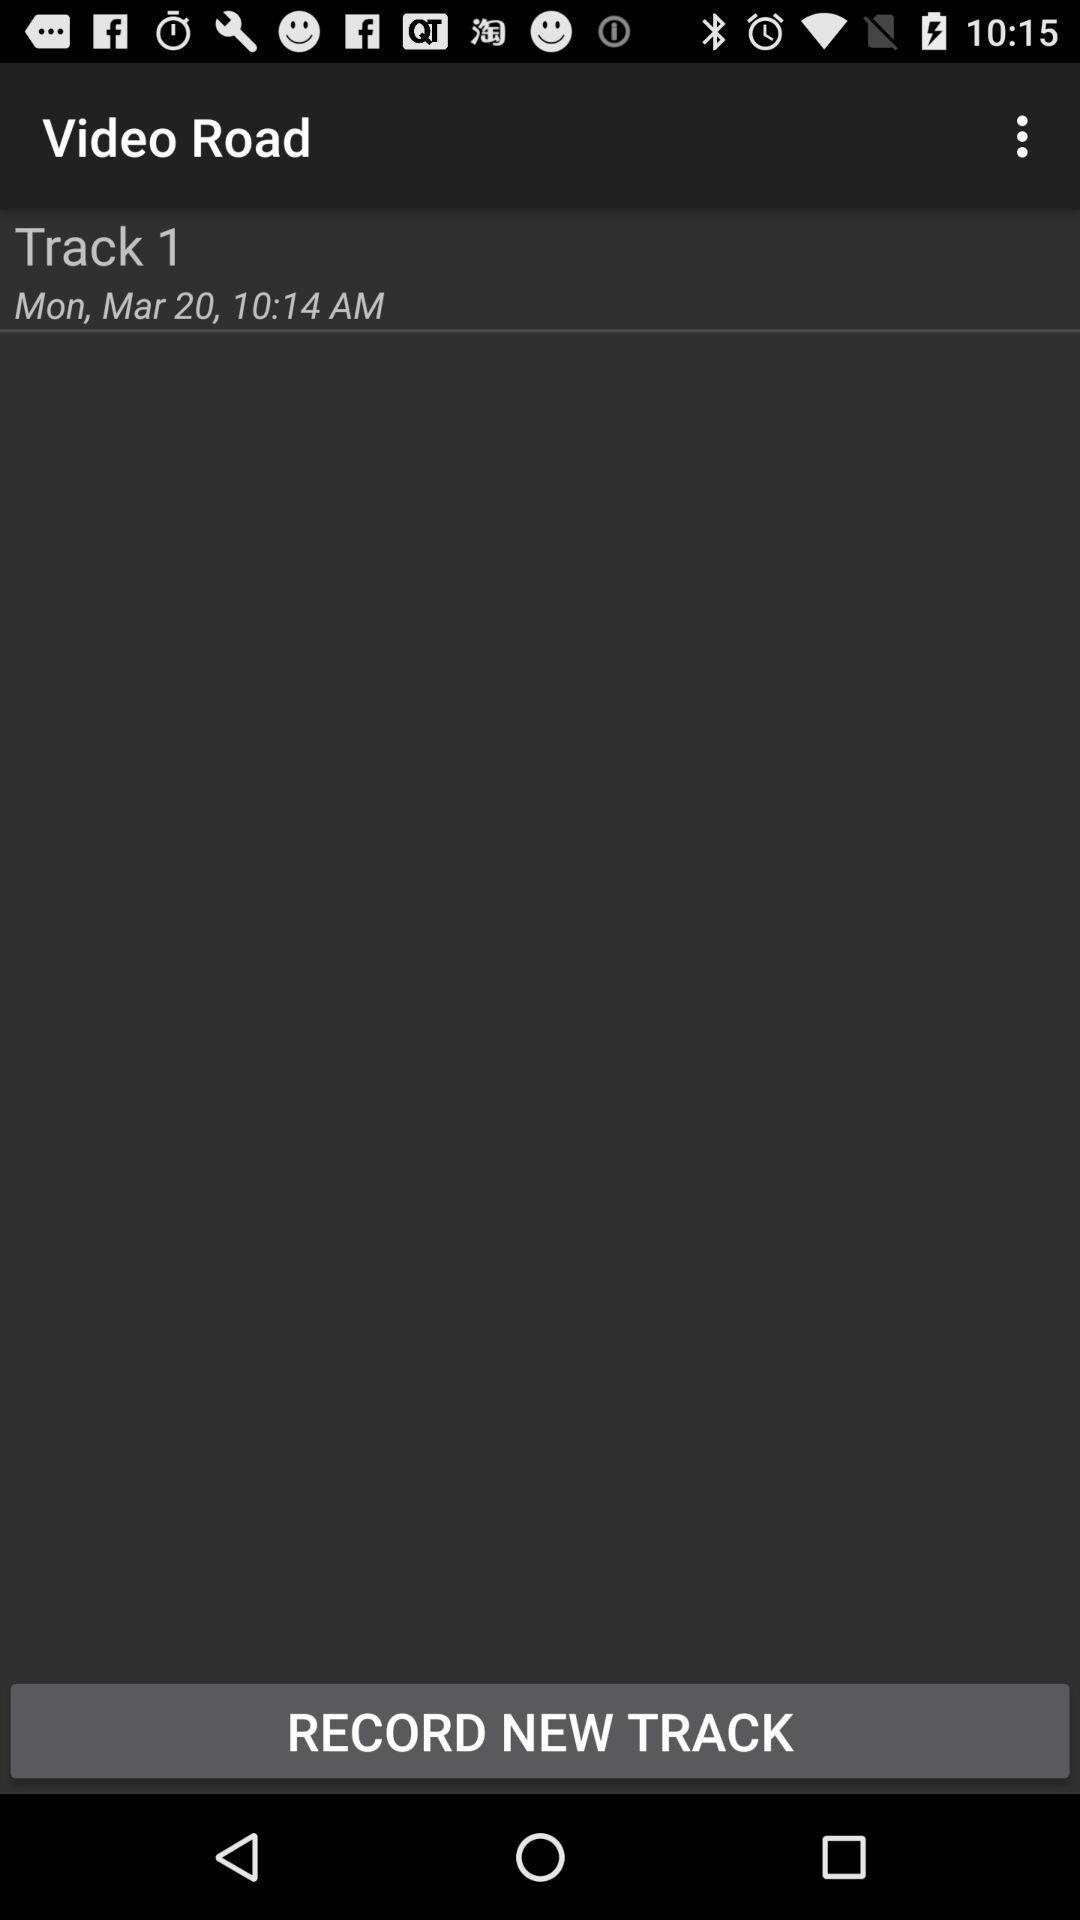  Describe the element at coordinates (1027, 135) in the screenshot. I see `icon to the right of the video road item` at that location.